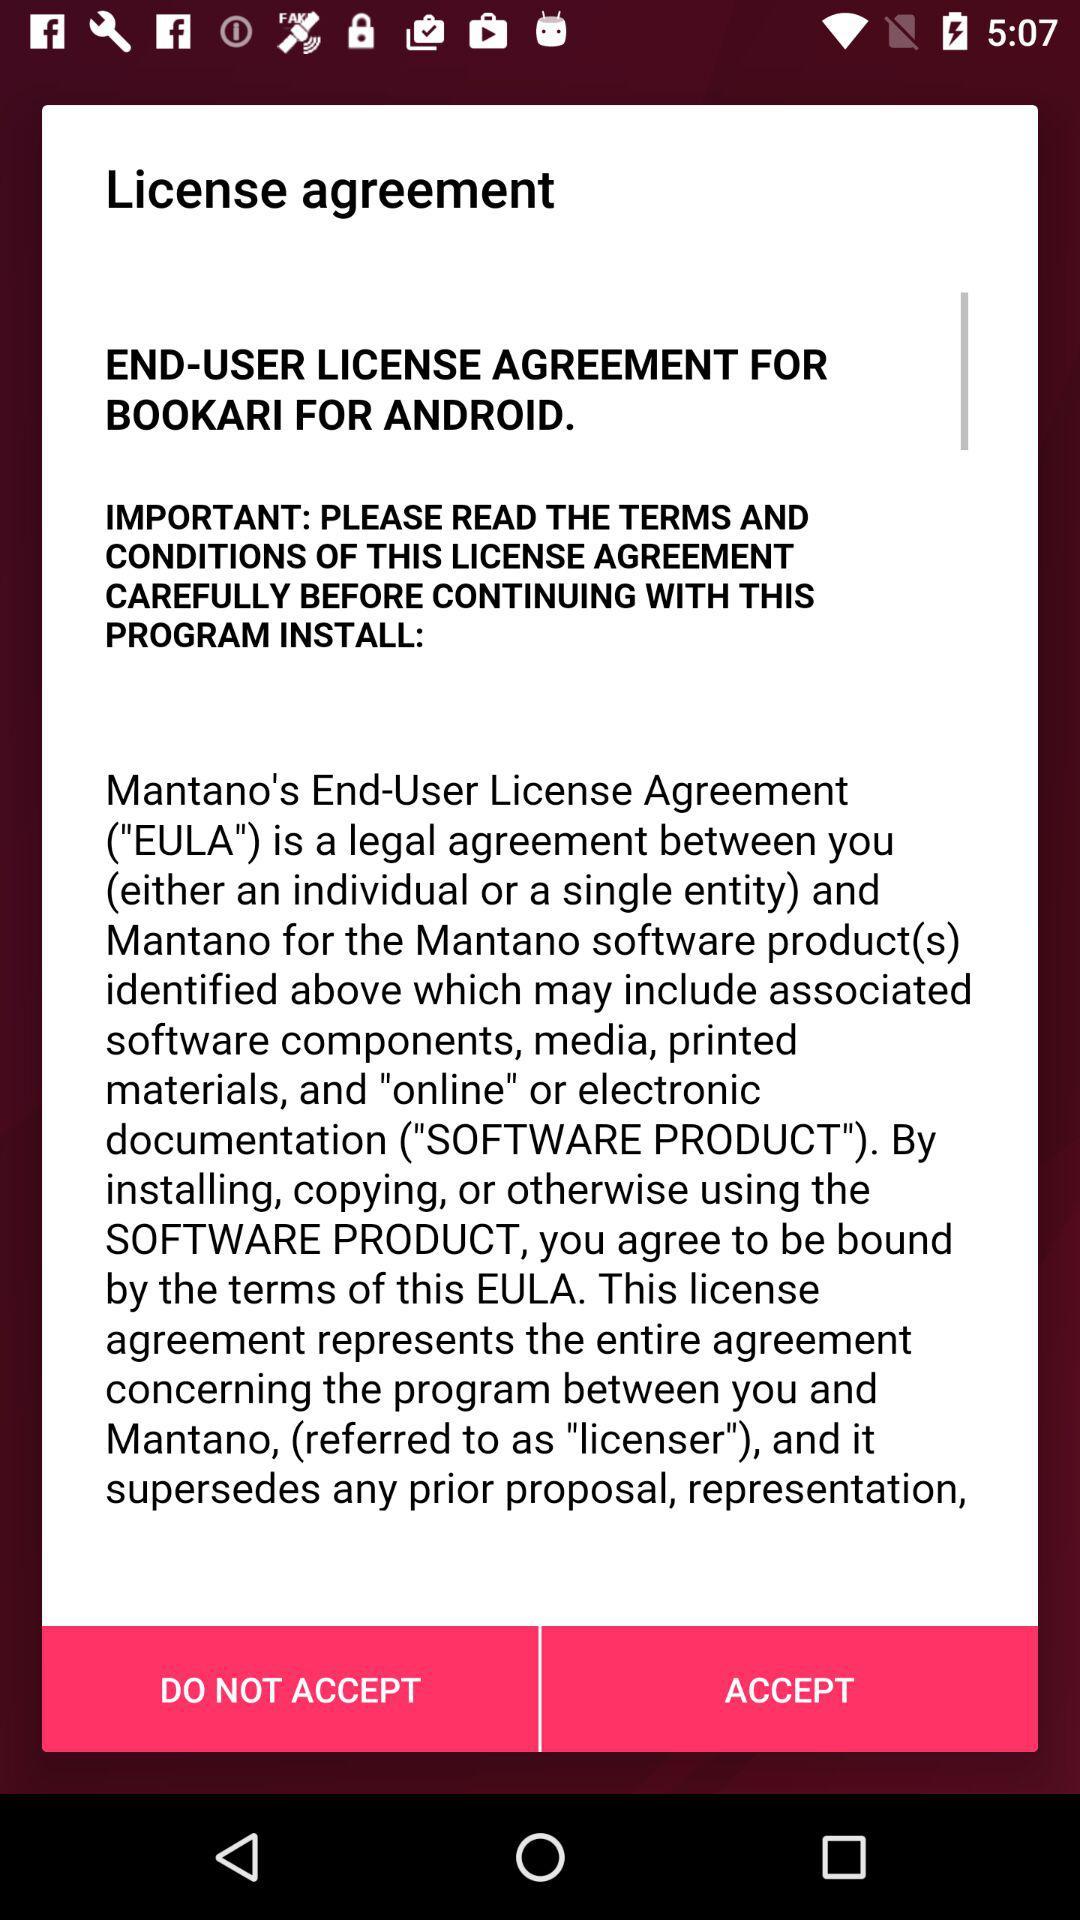 The width and height of the screenshot is (1080, 1920). What do you see at coordinates (290, 1688) in the screenshot?
I see `do not accept` at bounding box center [290, 1688].